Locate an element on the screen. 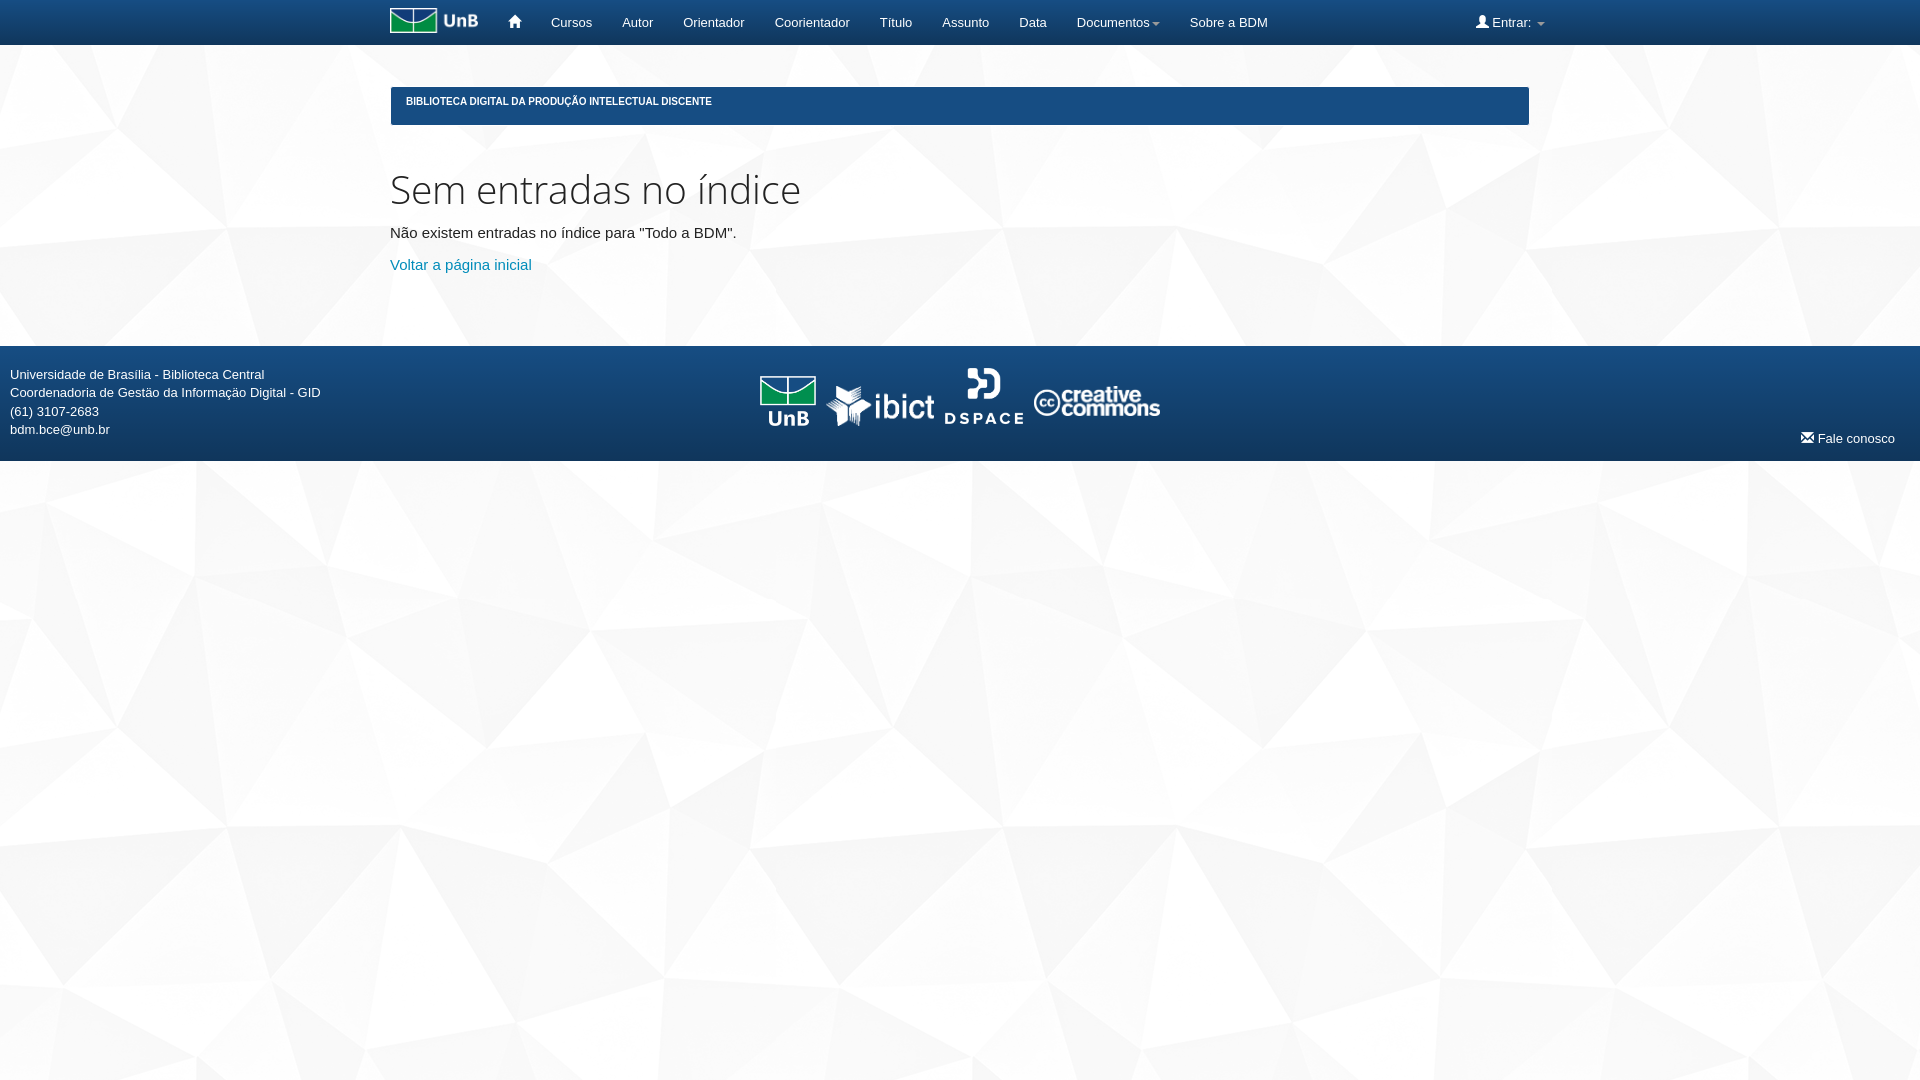  'Entrar:' is located at coordinates (1510, 22).